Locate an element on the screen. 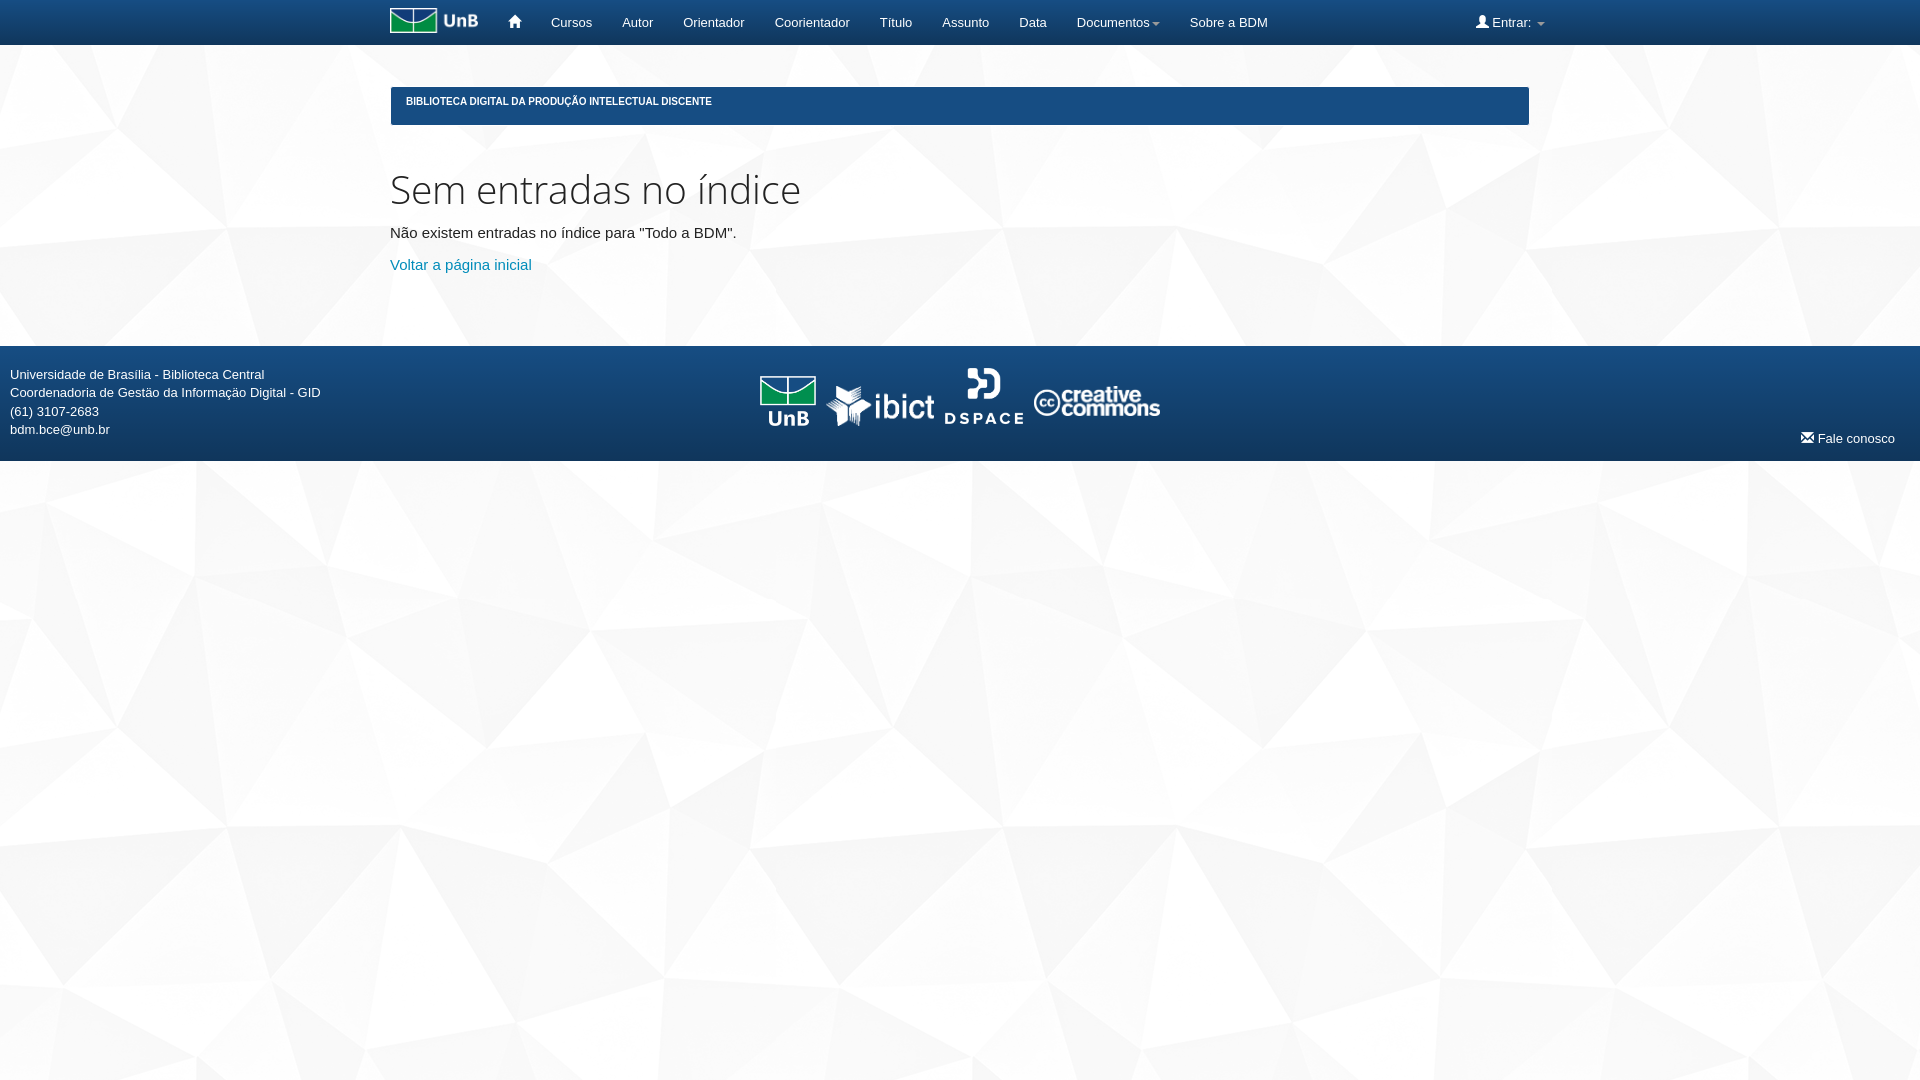  'Entrar:' is located at coordinates (1510, 22).